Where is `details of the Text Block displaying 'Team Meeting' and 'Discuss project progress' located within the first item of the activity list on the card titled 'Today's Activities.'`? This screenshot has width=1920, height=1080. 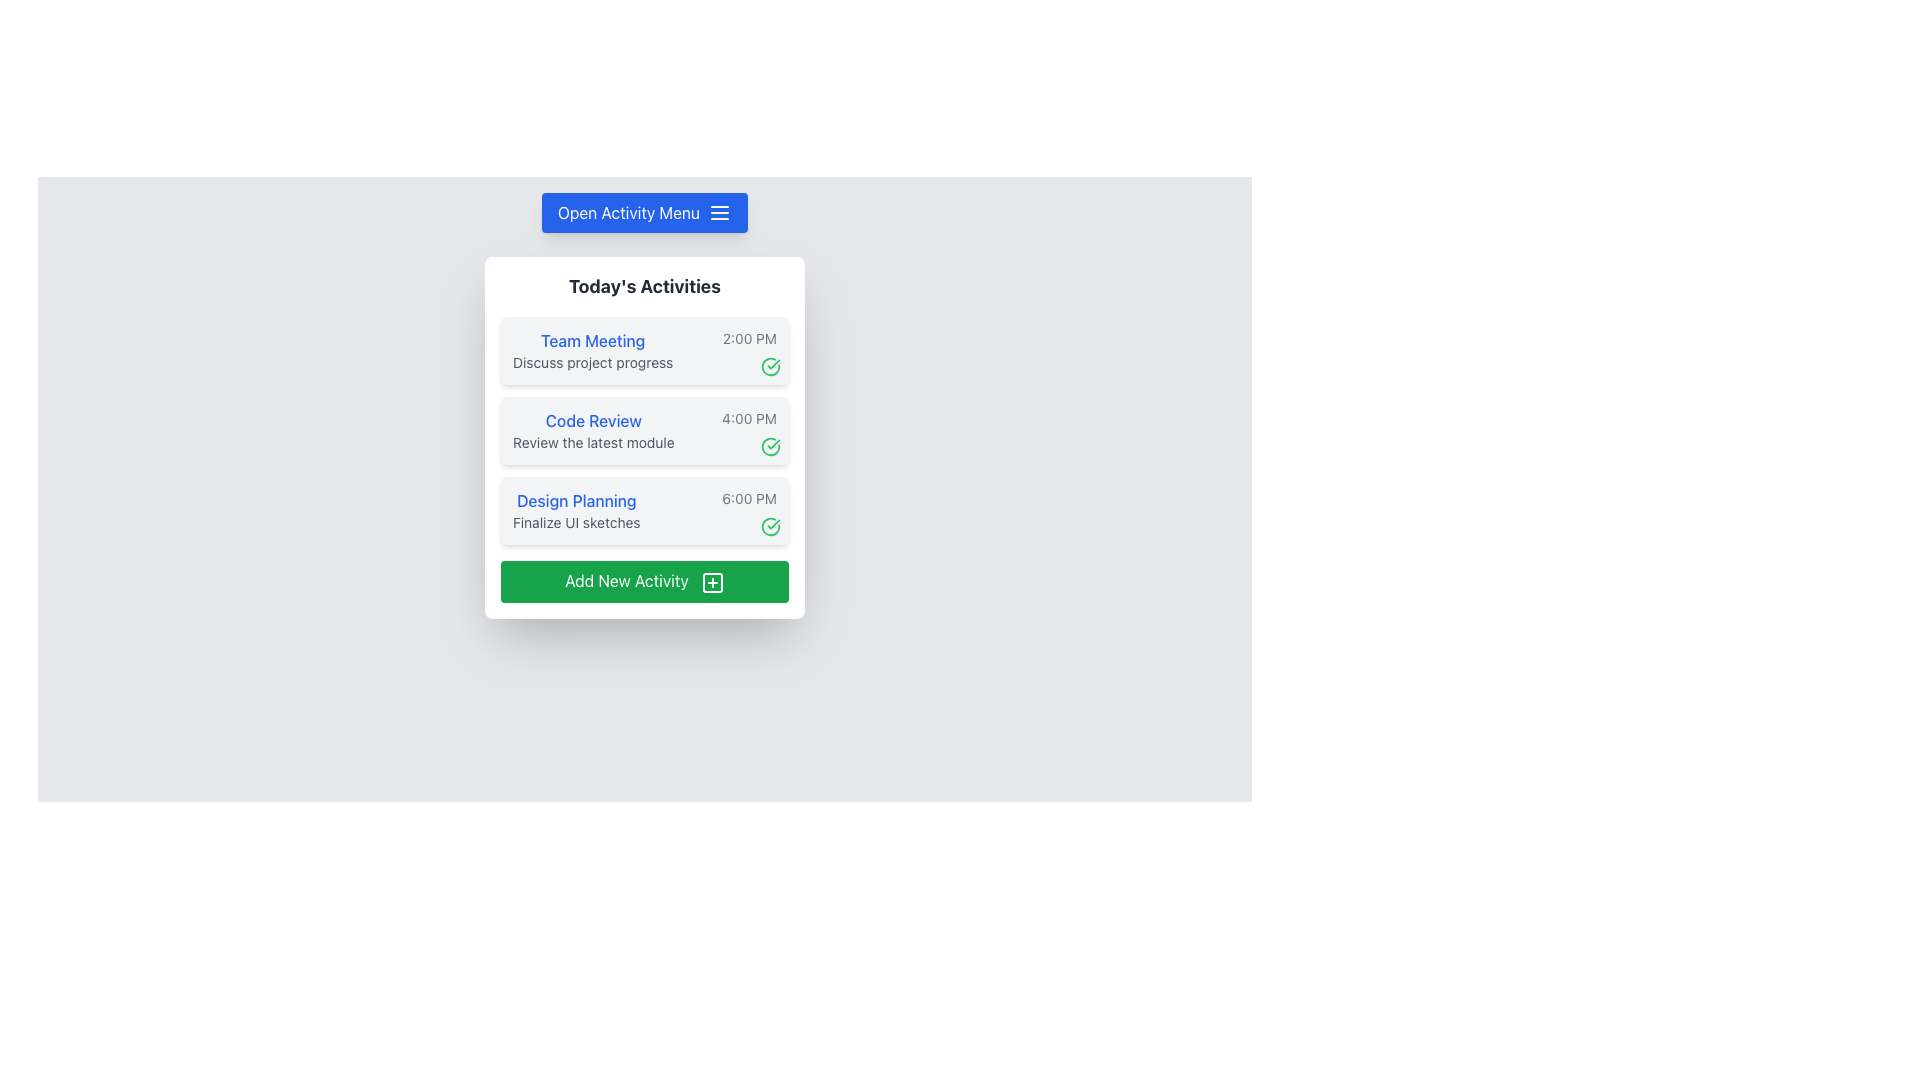
details of the Text Block displaying 'Team Meeting' and 'Discuss project progress' located within the first item of the activity list on the card titled 'Today's Activities.' is located at coordinates (644, 350).